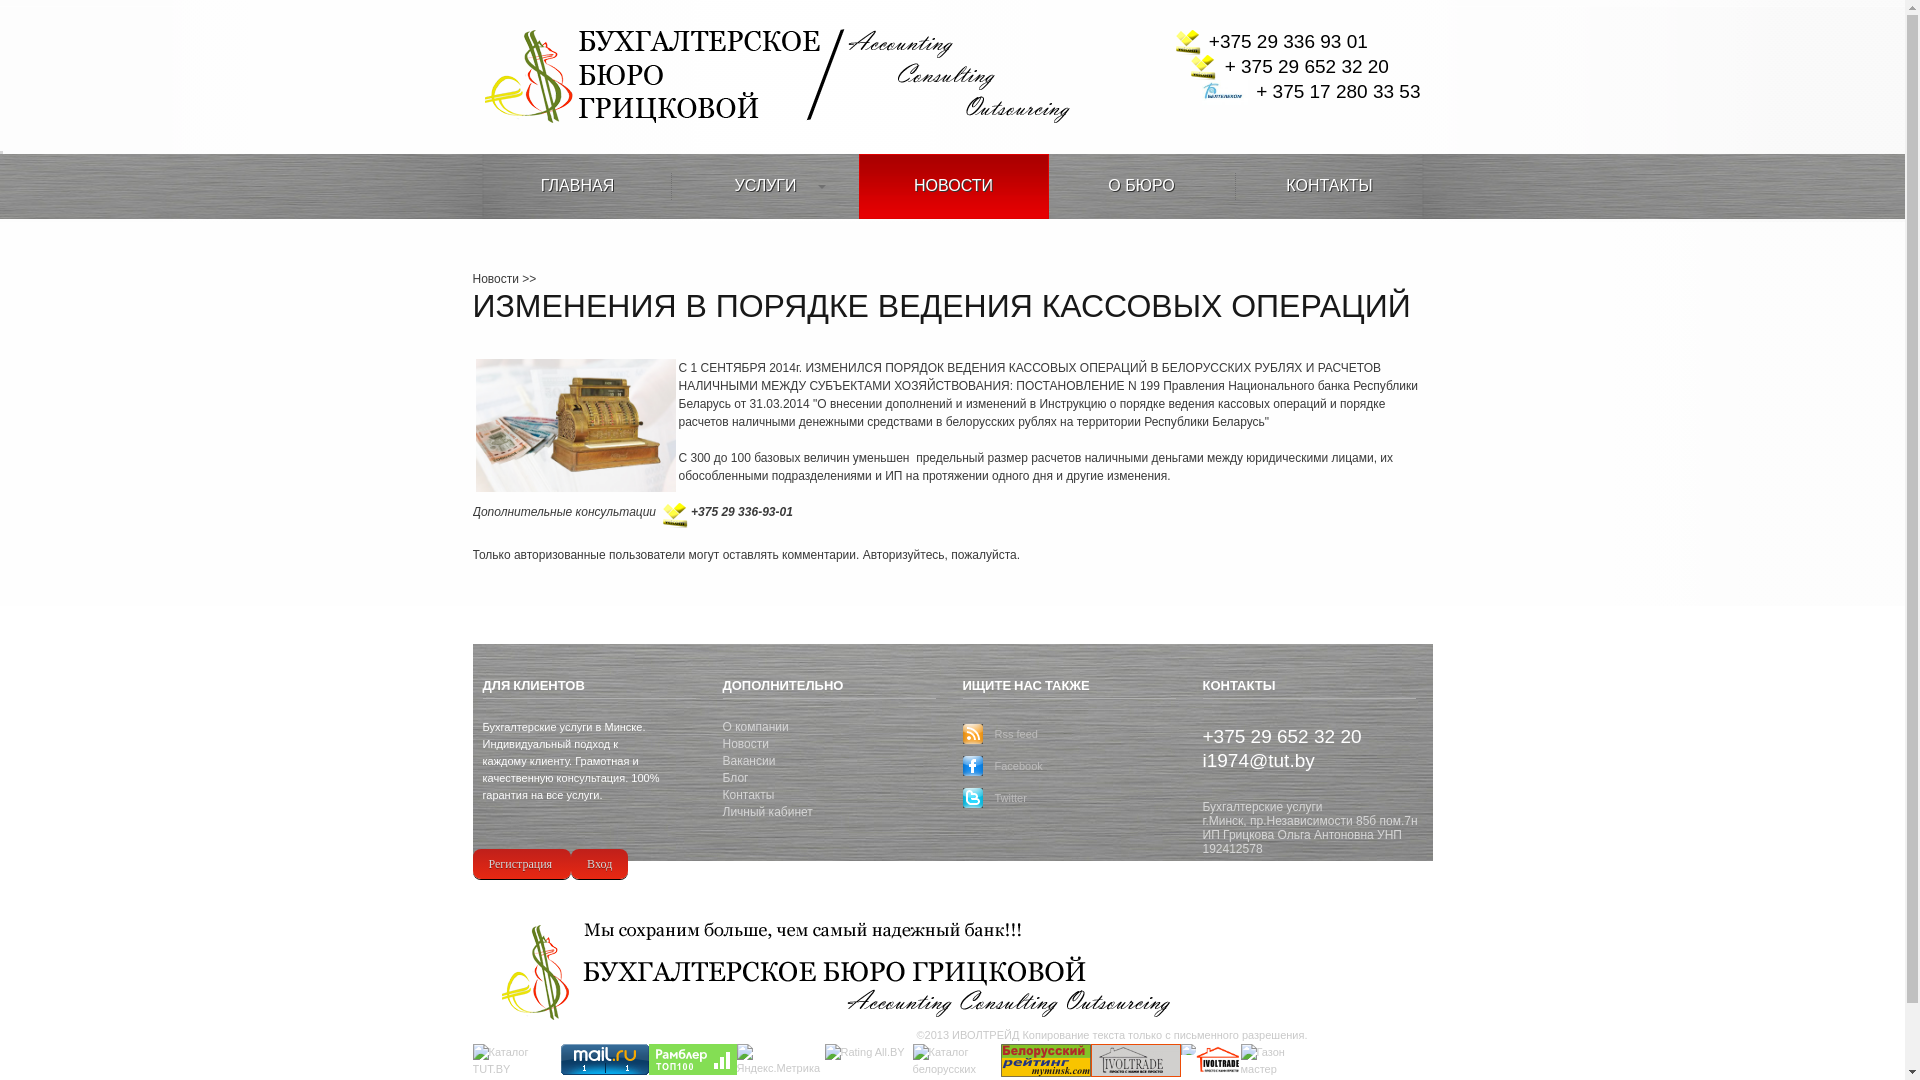 The width and height of the screenshot is (1920, 1080). What do you see at coordinates (1009, 797) in the screenshot?
I see `'Twitter'` at bounding box center [1009, 797].